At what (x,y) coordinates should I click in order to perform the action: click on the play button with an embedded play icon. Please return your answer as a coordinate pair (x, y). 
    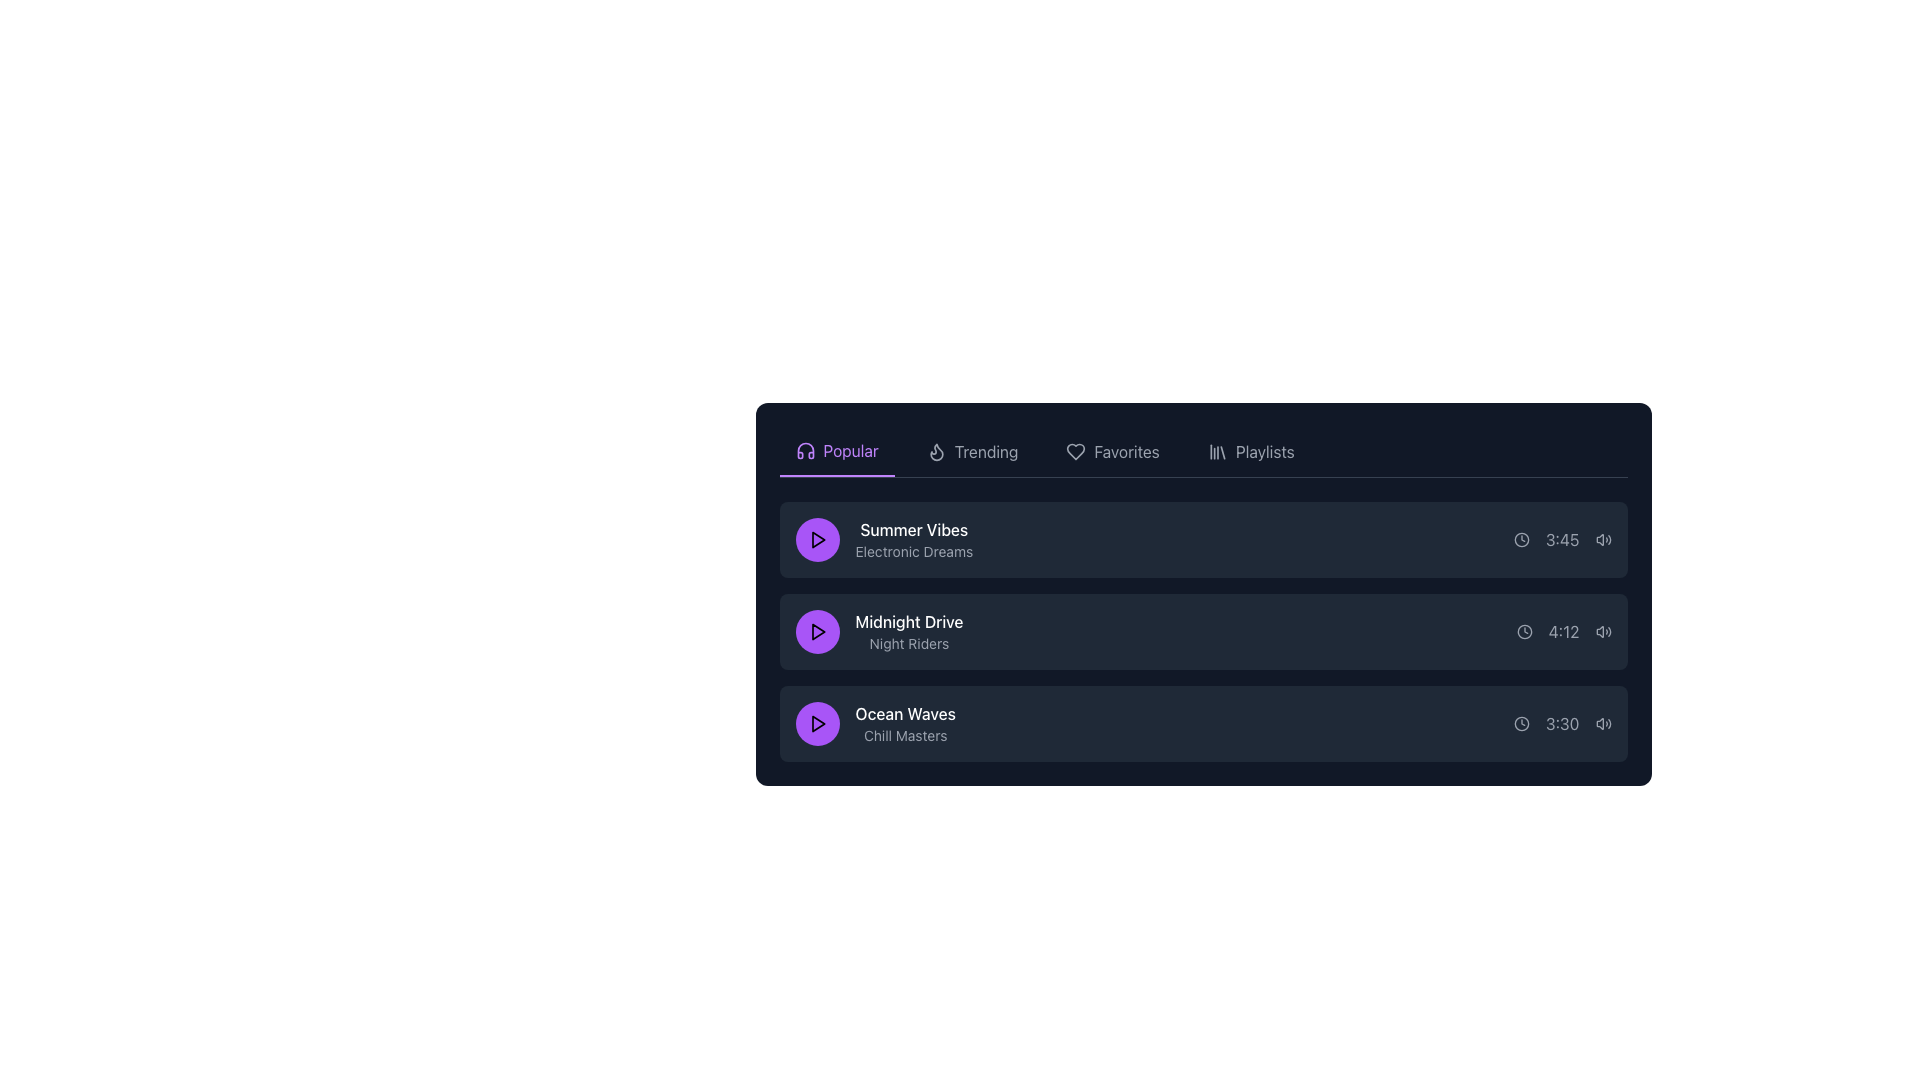
    Looking at the image, I should click on (817, 540).